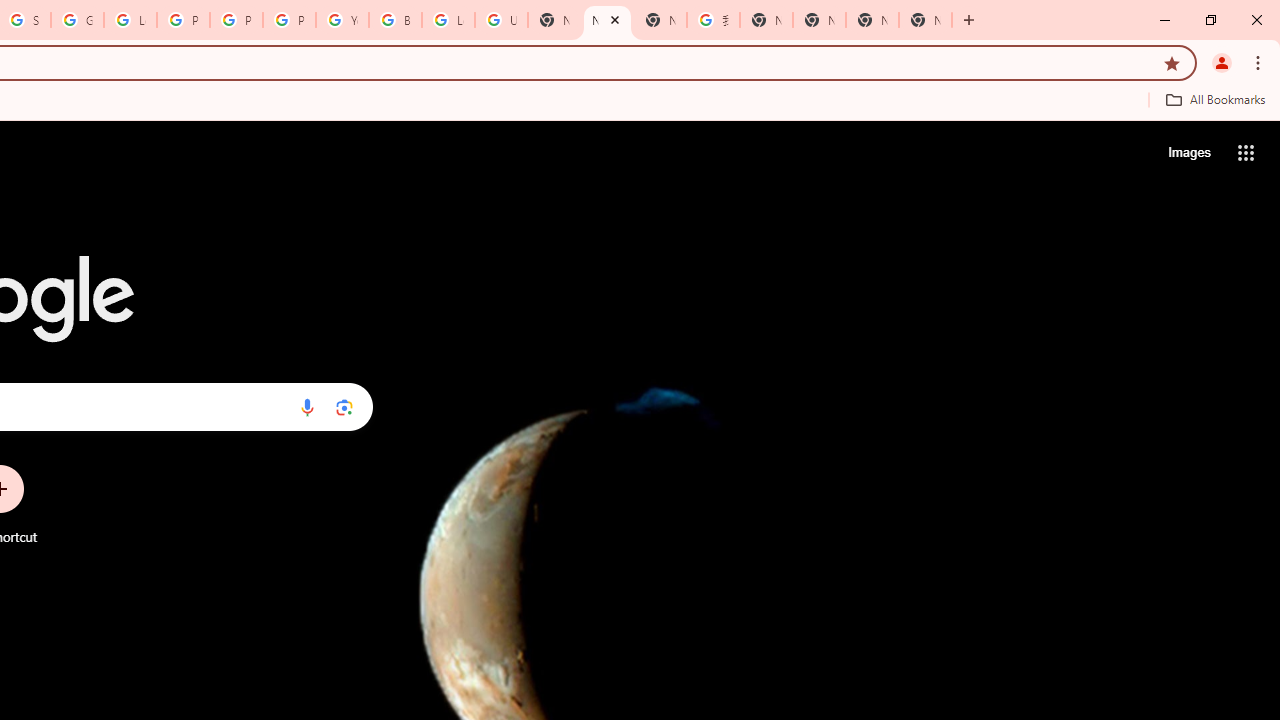  I want to click on 'New Tab', so click(924, 20).